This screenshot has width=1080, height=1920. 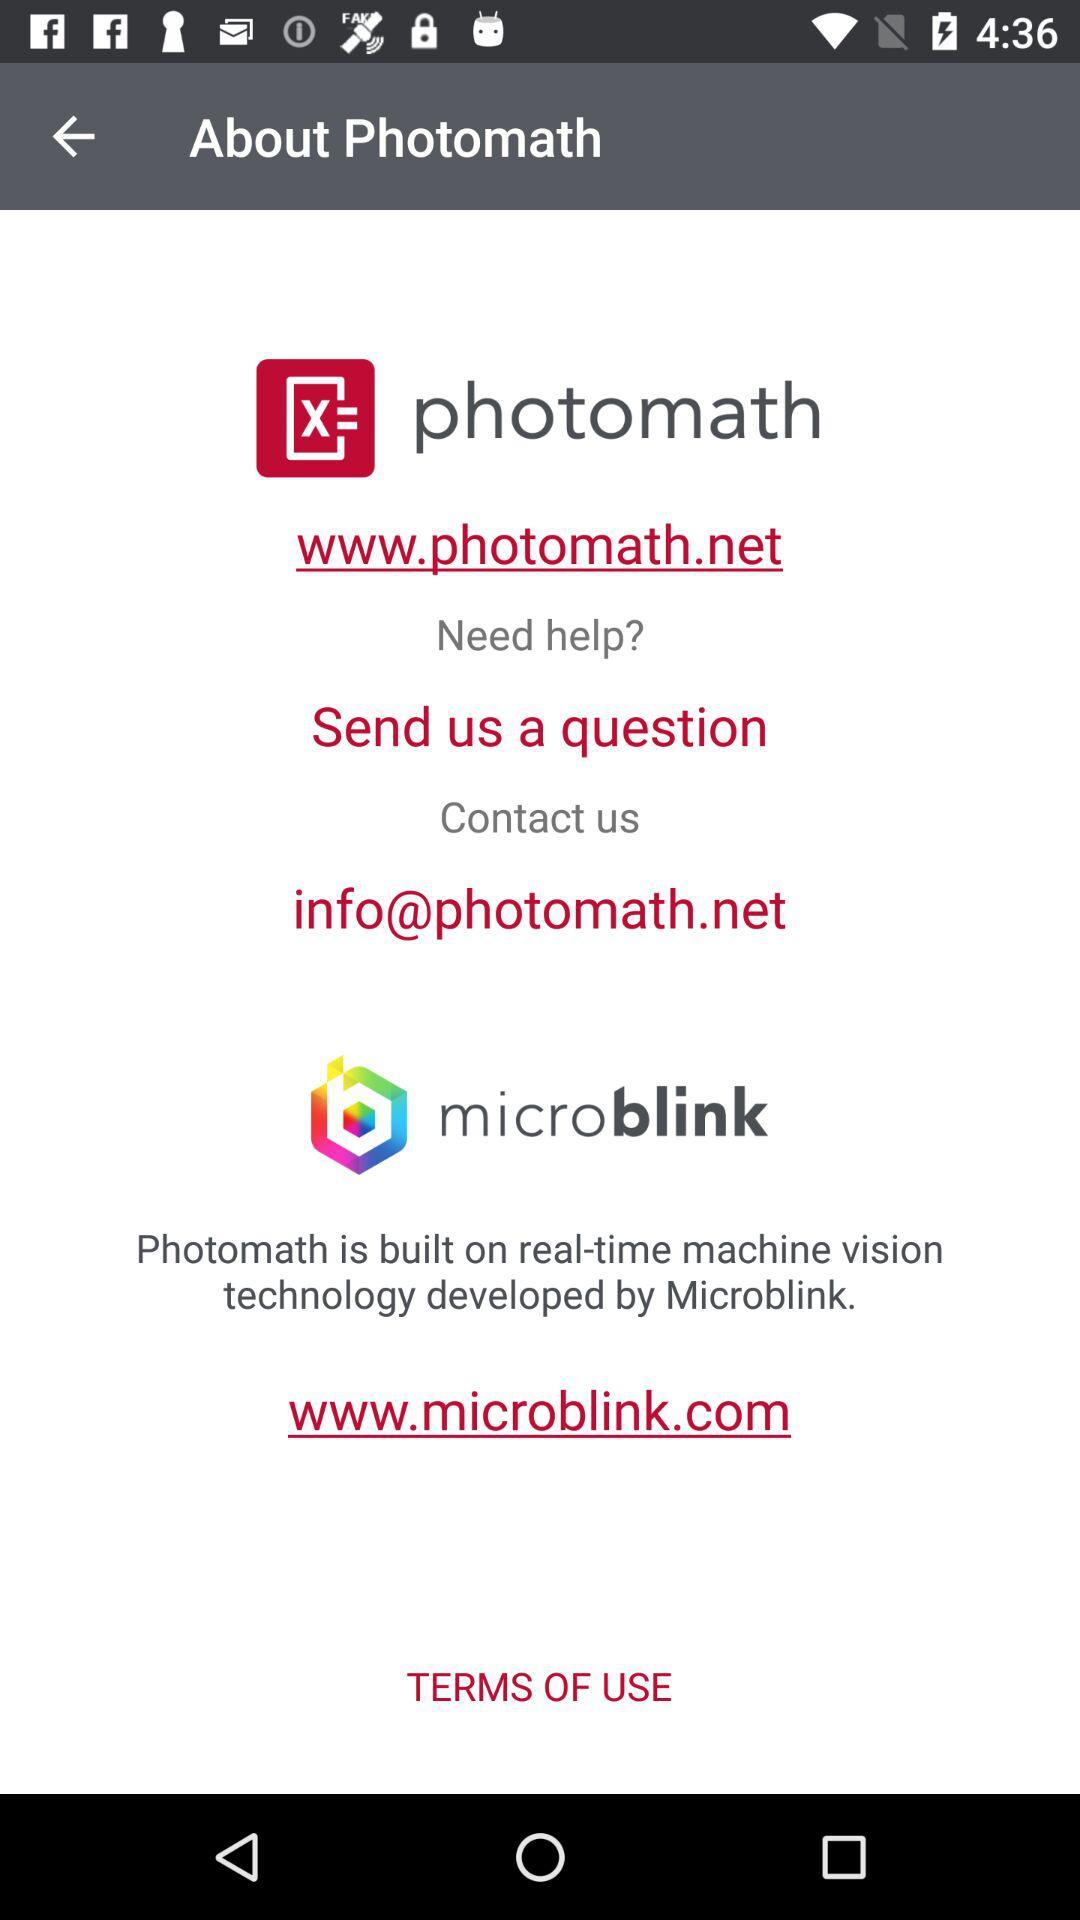 What do you see at coordinates (540, 906) in the screenshot?
I see `the text below contact us` at bounding box center [540, 906].